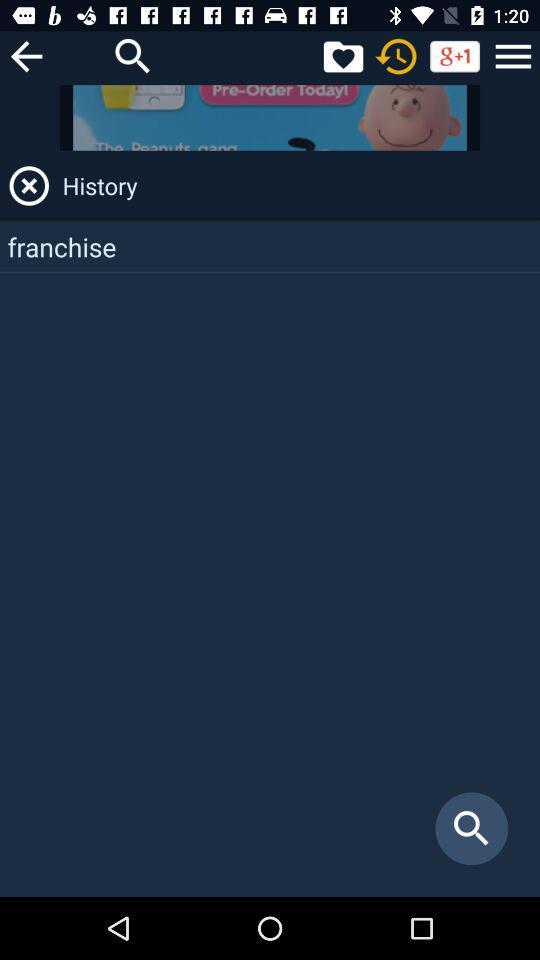 The width and height of the screenshot is (540, 960). Describe the element at coordinates (342, 55) in the screenshot. I see `button to go to favorites folder` at that location.